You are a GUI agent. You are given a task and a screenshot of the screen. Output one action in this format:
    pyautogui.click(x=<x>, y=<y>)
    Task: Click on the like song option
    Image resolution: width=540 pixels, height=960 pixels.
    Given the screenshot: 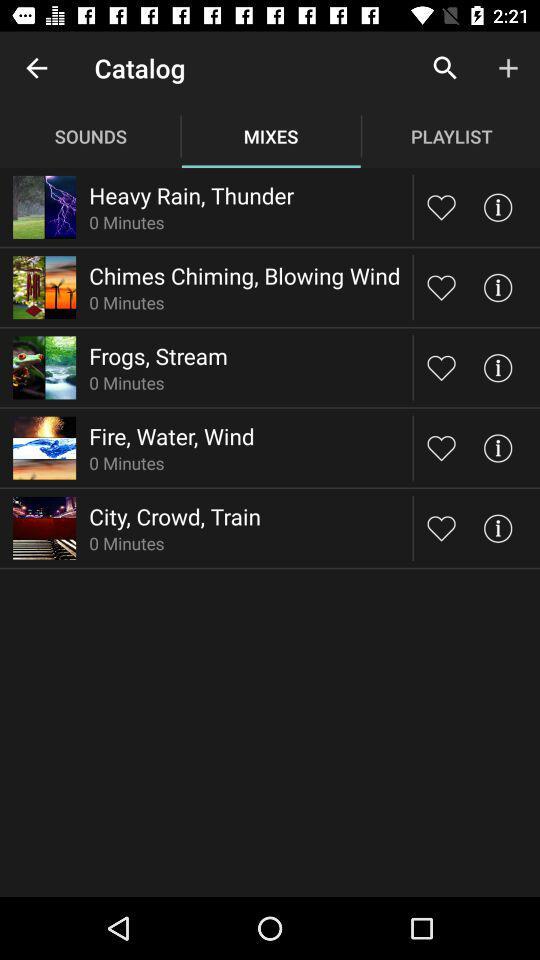 What is the action you would take?
    pyautogui.click(x=441, y=286)
    